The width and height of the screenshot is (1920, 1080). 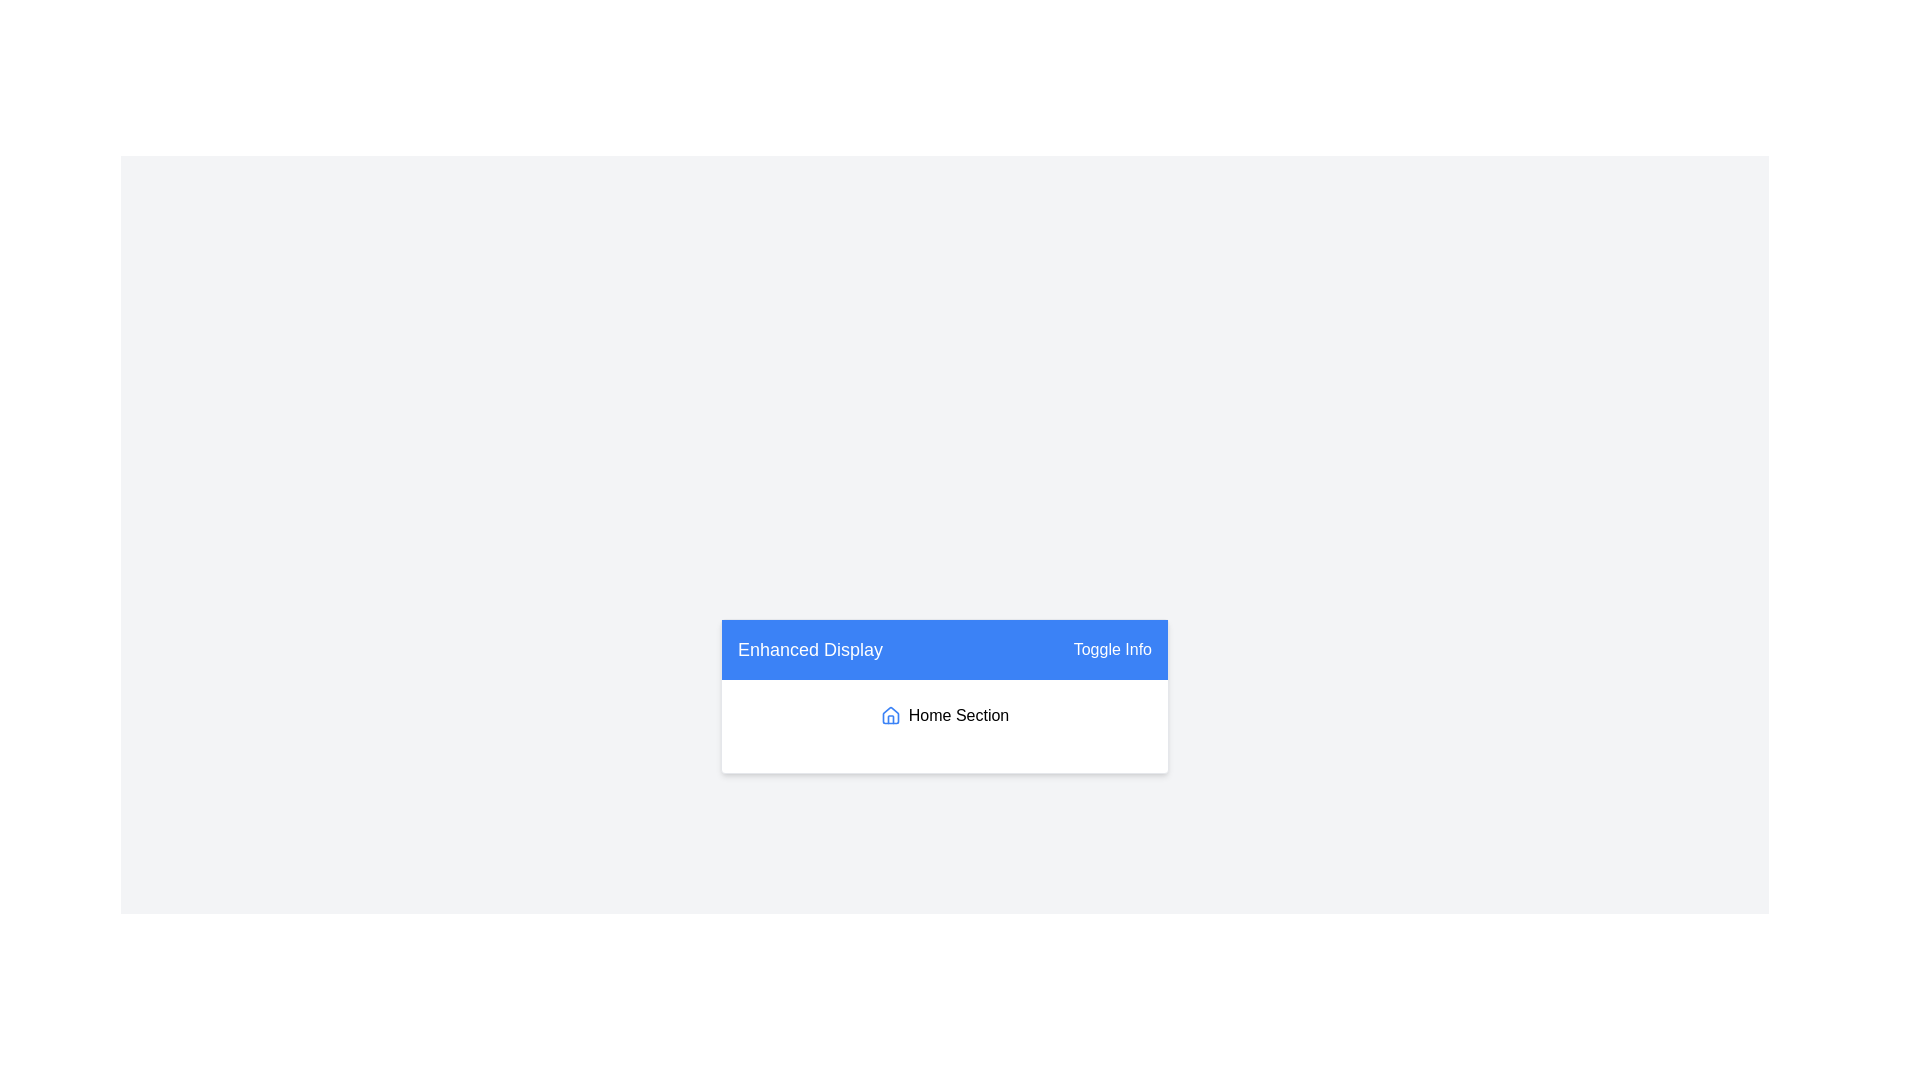 I want to click on static text label with an accompanying icon located near the center of the interface, beneath the header with buttons labeled 'Enhanced Display' and 'Toggle Info', so click(x=944, y=716).